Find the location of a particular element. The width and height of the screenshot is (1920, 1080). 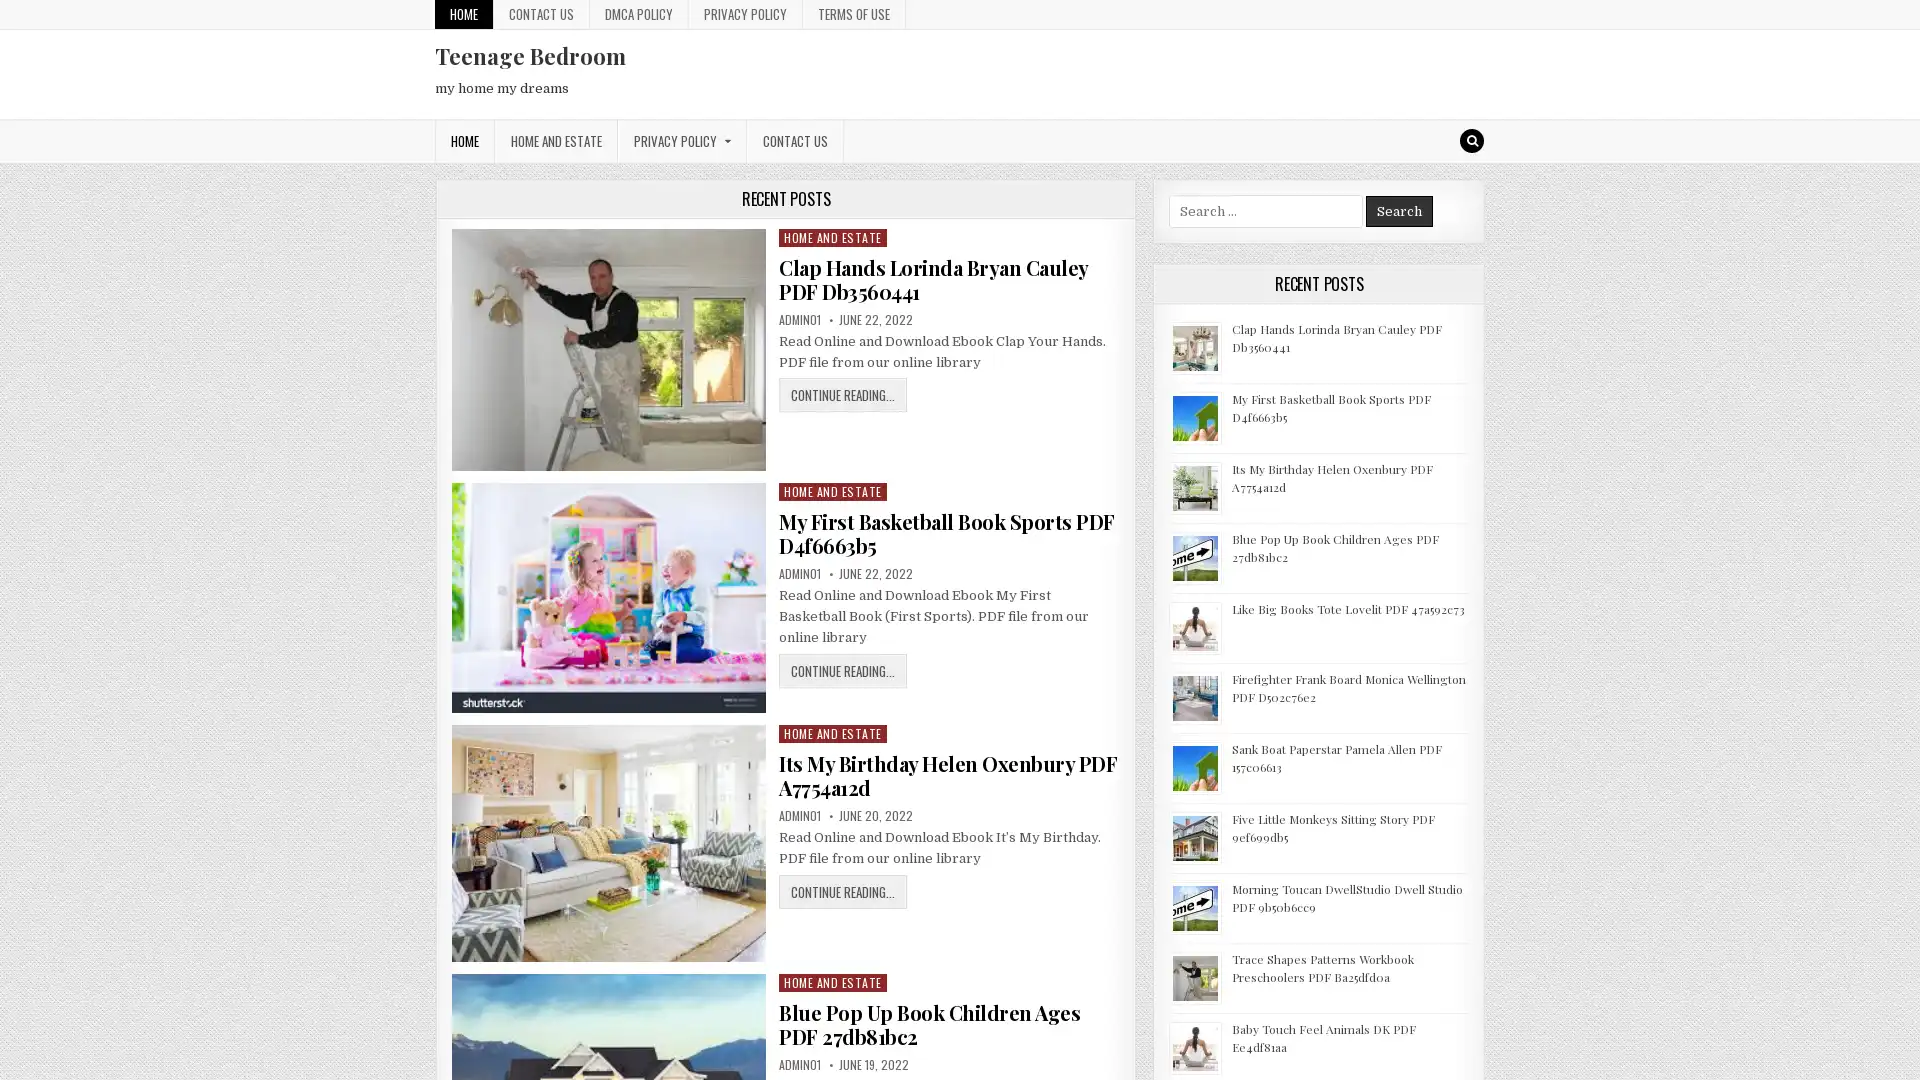

Search is located at coordinates (1398, 211).